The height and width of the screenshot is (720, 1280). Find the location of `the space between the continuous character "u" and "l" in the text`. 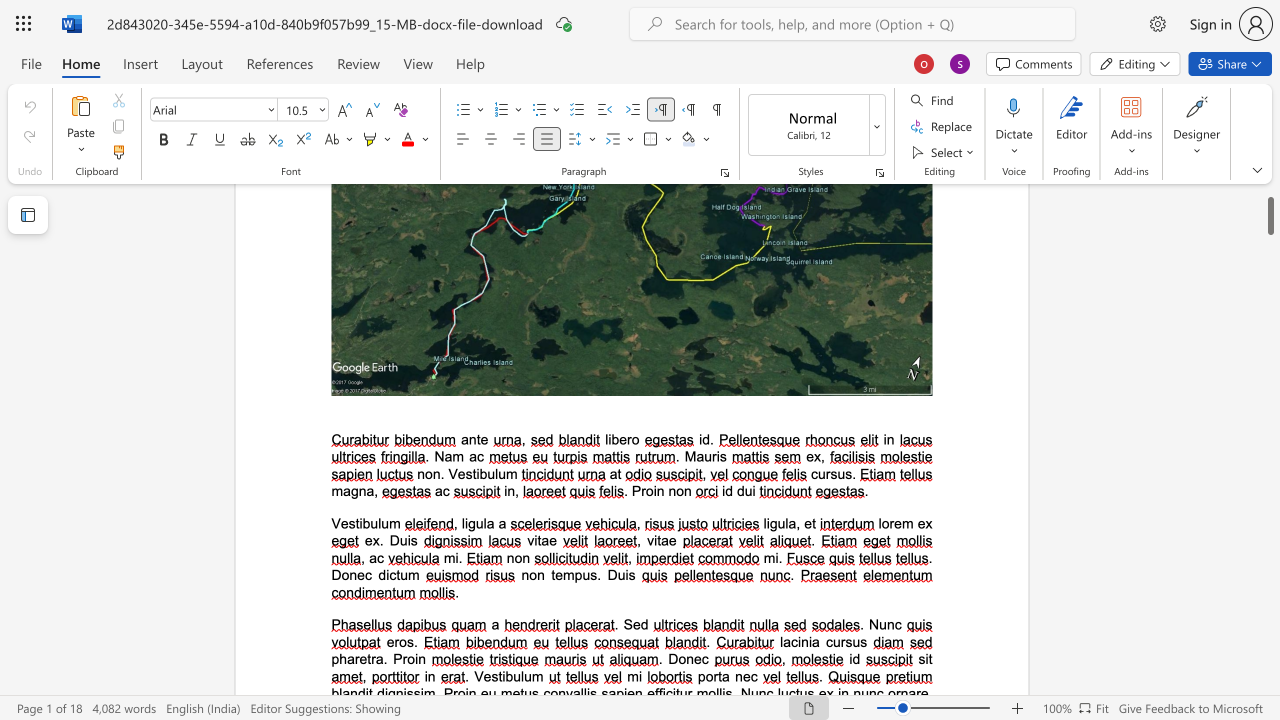

the space between the continuous character "u" and "l" in the text is located at coordinates (482, 522).